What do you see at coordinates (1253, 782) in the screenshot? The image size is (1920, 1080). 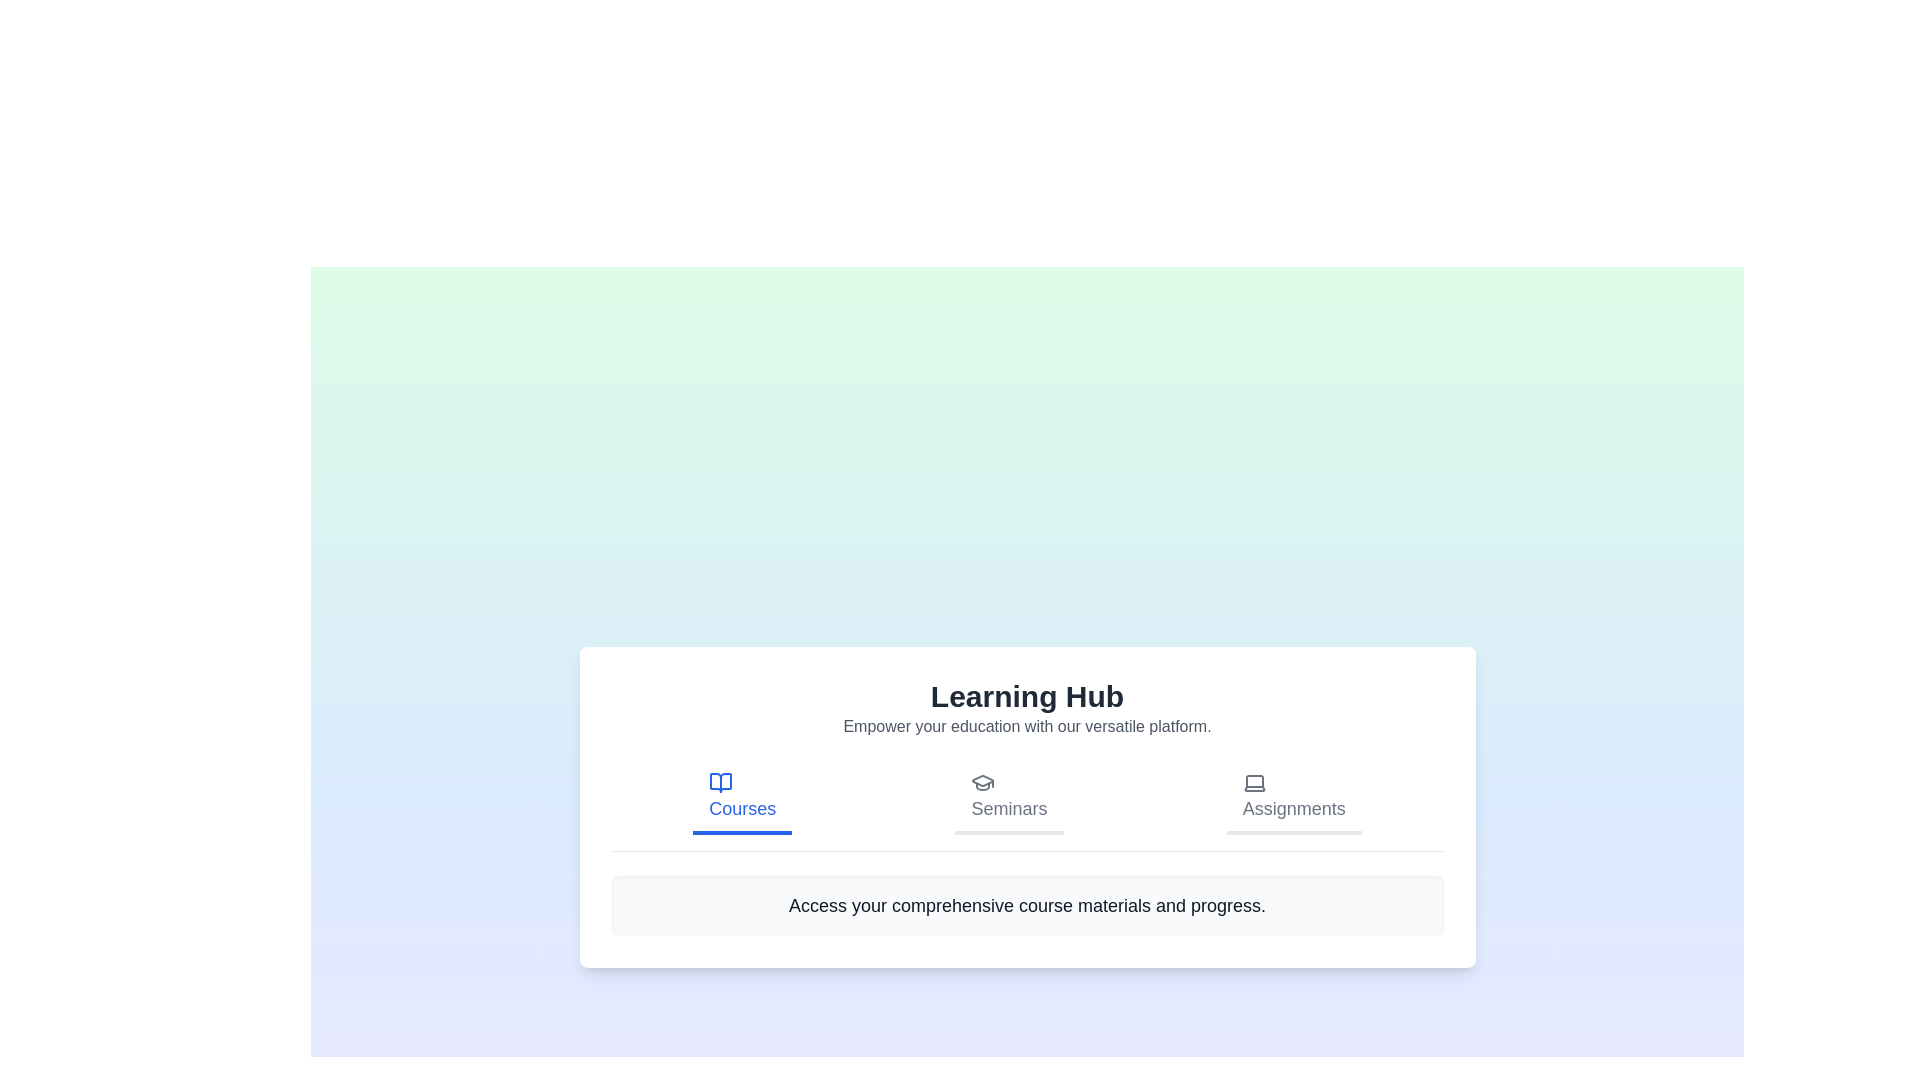 I see `the laptop icon located in the 'Assignments' category at the bottom-right area of the main content section` at bounding box center [1253, 782].